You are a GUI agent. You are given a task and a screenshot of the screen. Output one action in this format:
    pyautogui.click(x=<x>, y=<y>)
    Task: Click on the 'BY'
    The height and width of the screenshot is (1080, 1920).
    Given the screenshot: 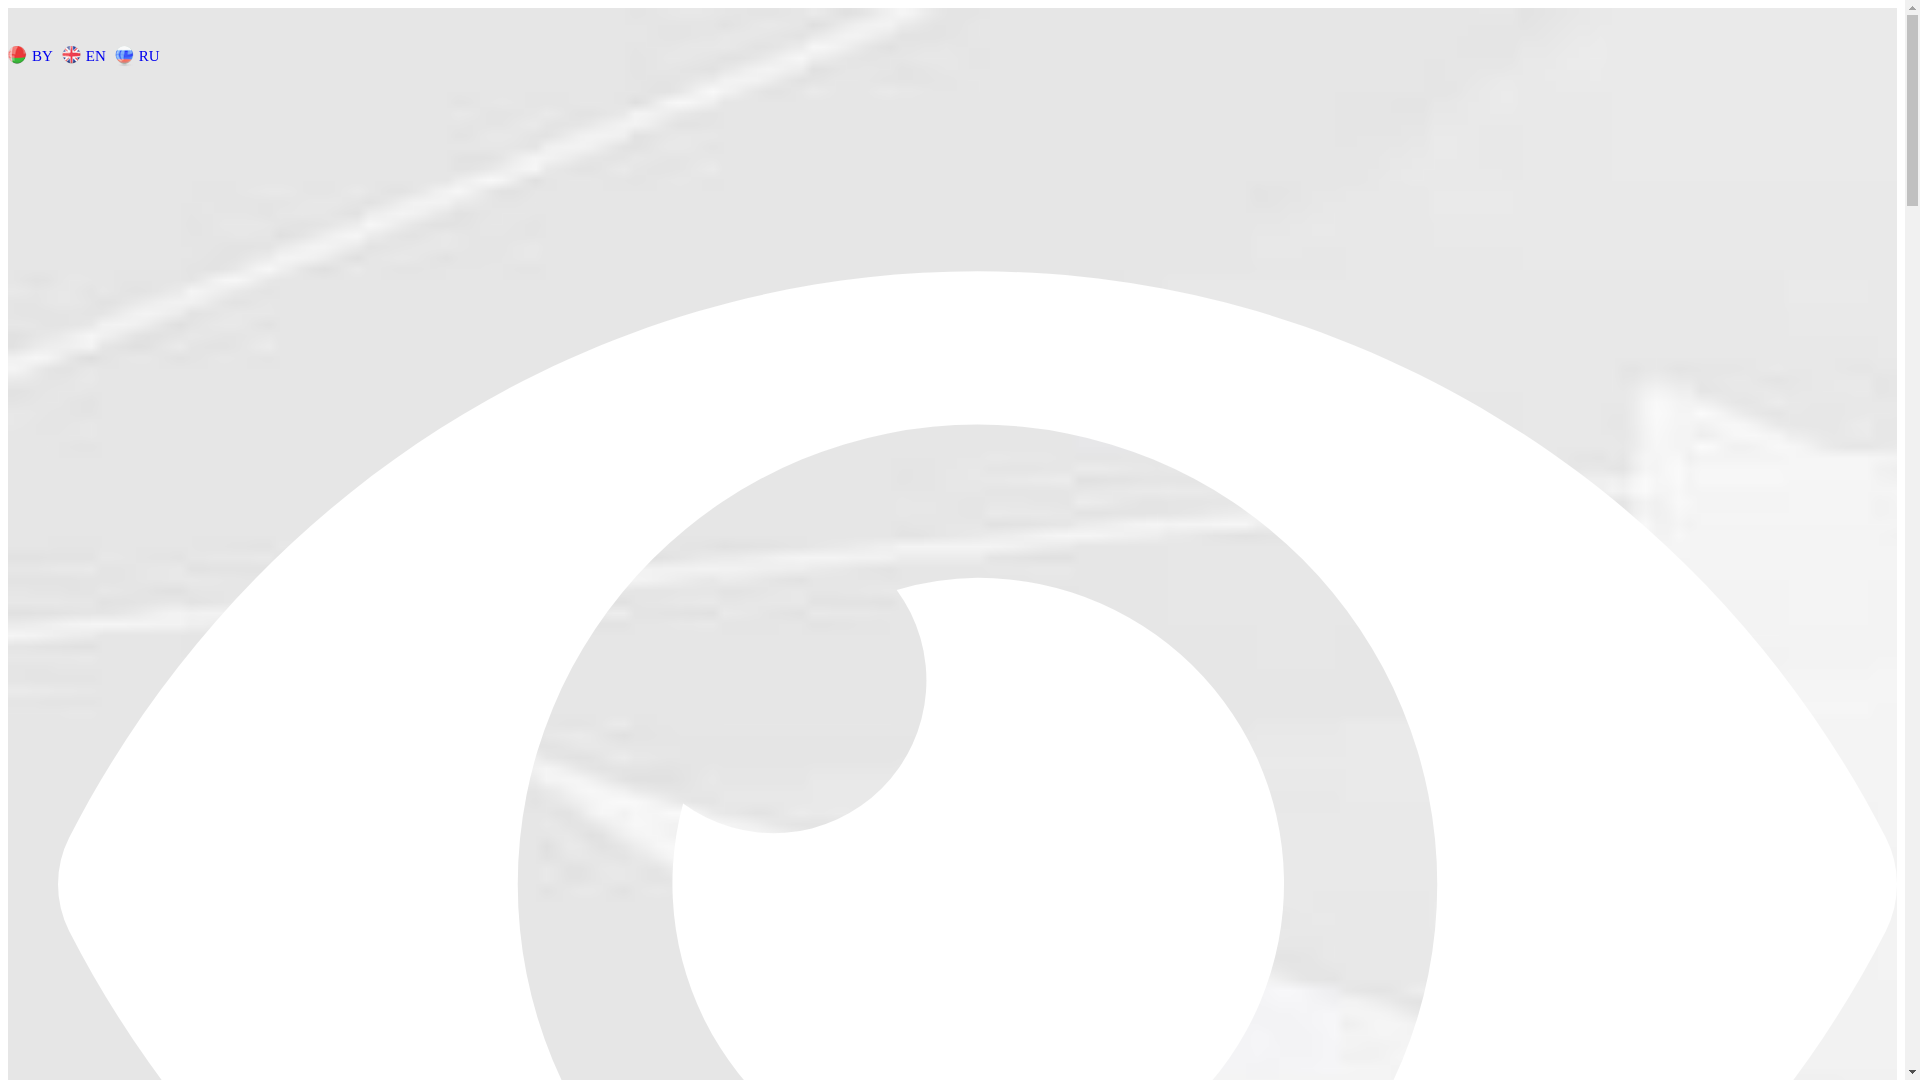 What is the action you would take?
    pyautogui.click(x=33, y=53)
    